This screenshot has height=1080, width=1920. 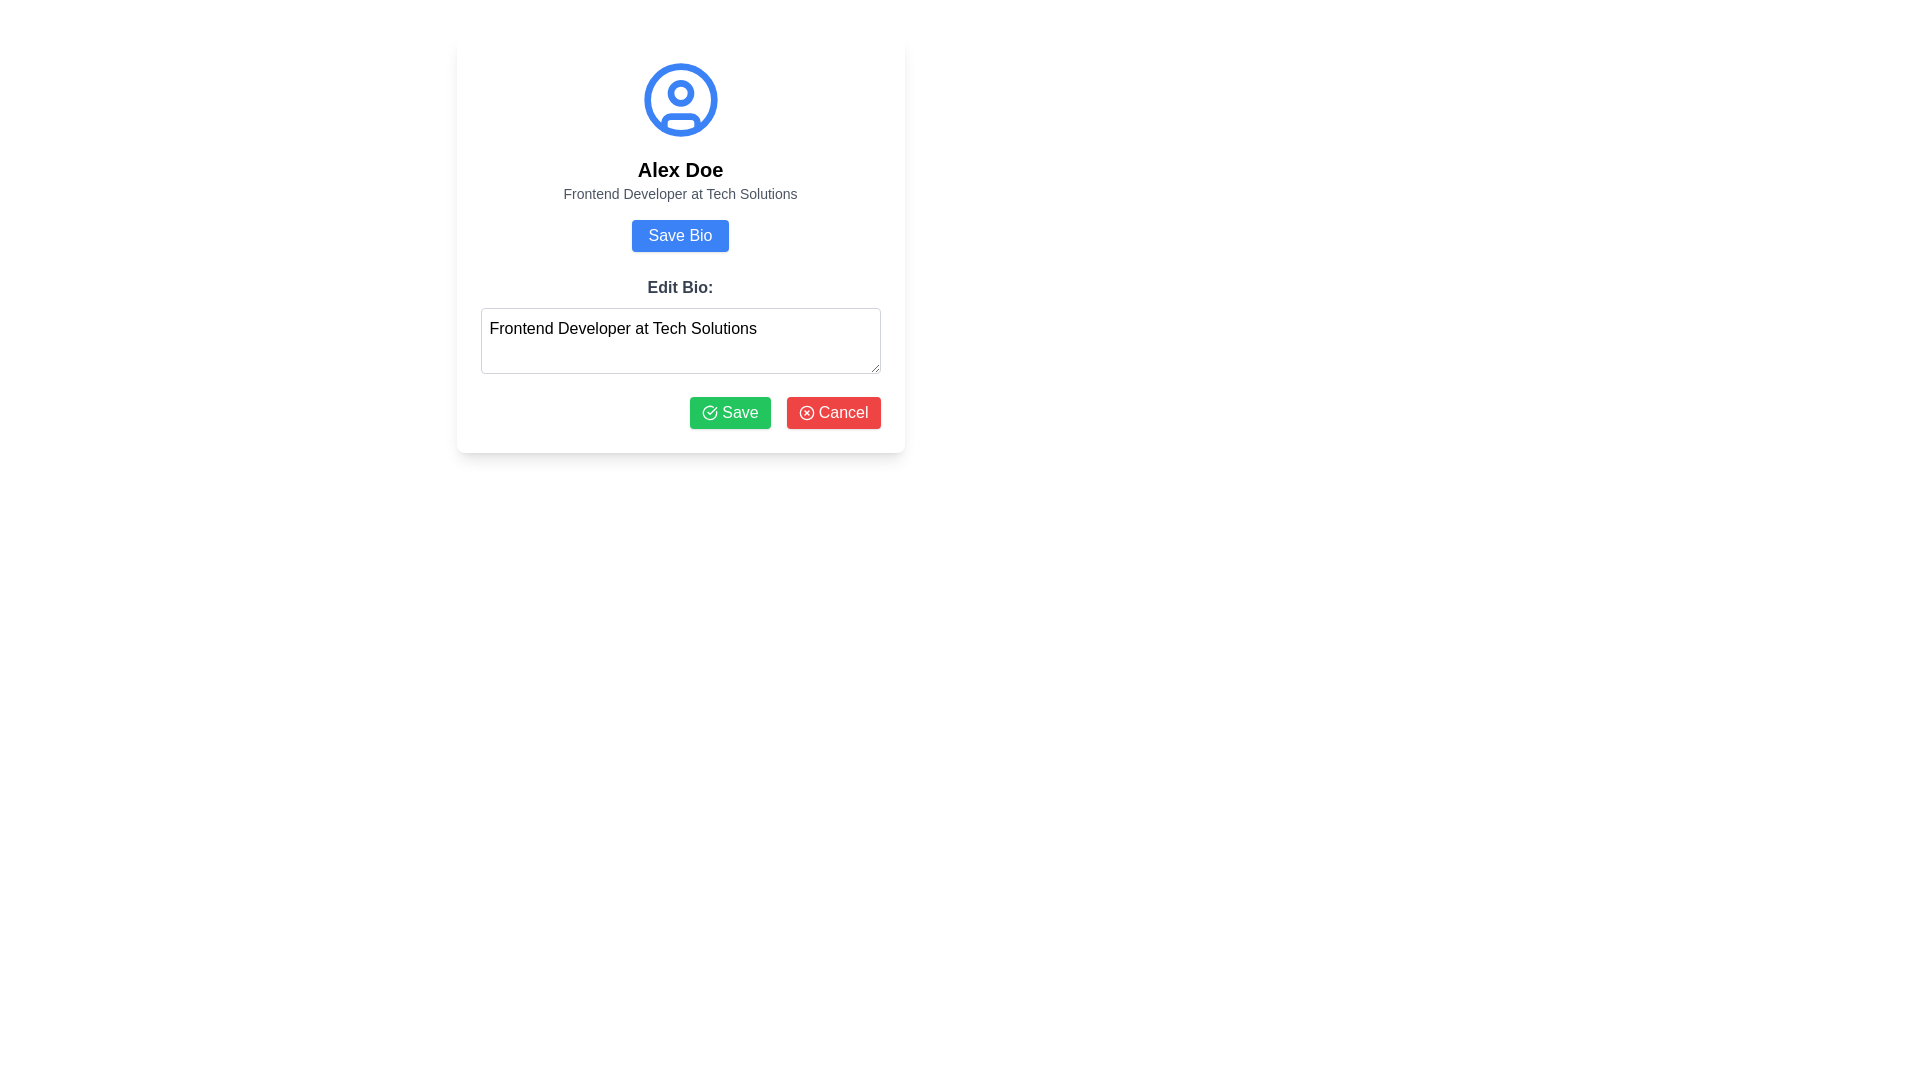 I want to click on the circular SVG graphic which is styled as a thinly stroked circle and is located in the center-right area of the layout, so click(x=806, y=411).